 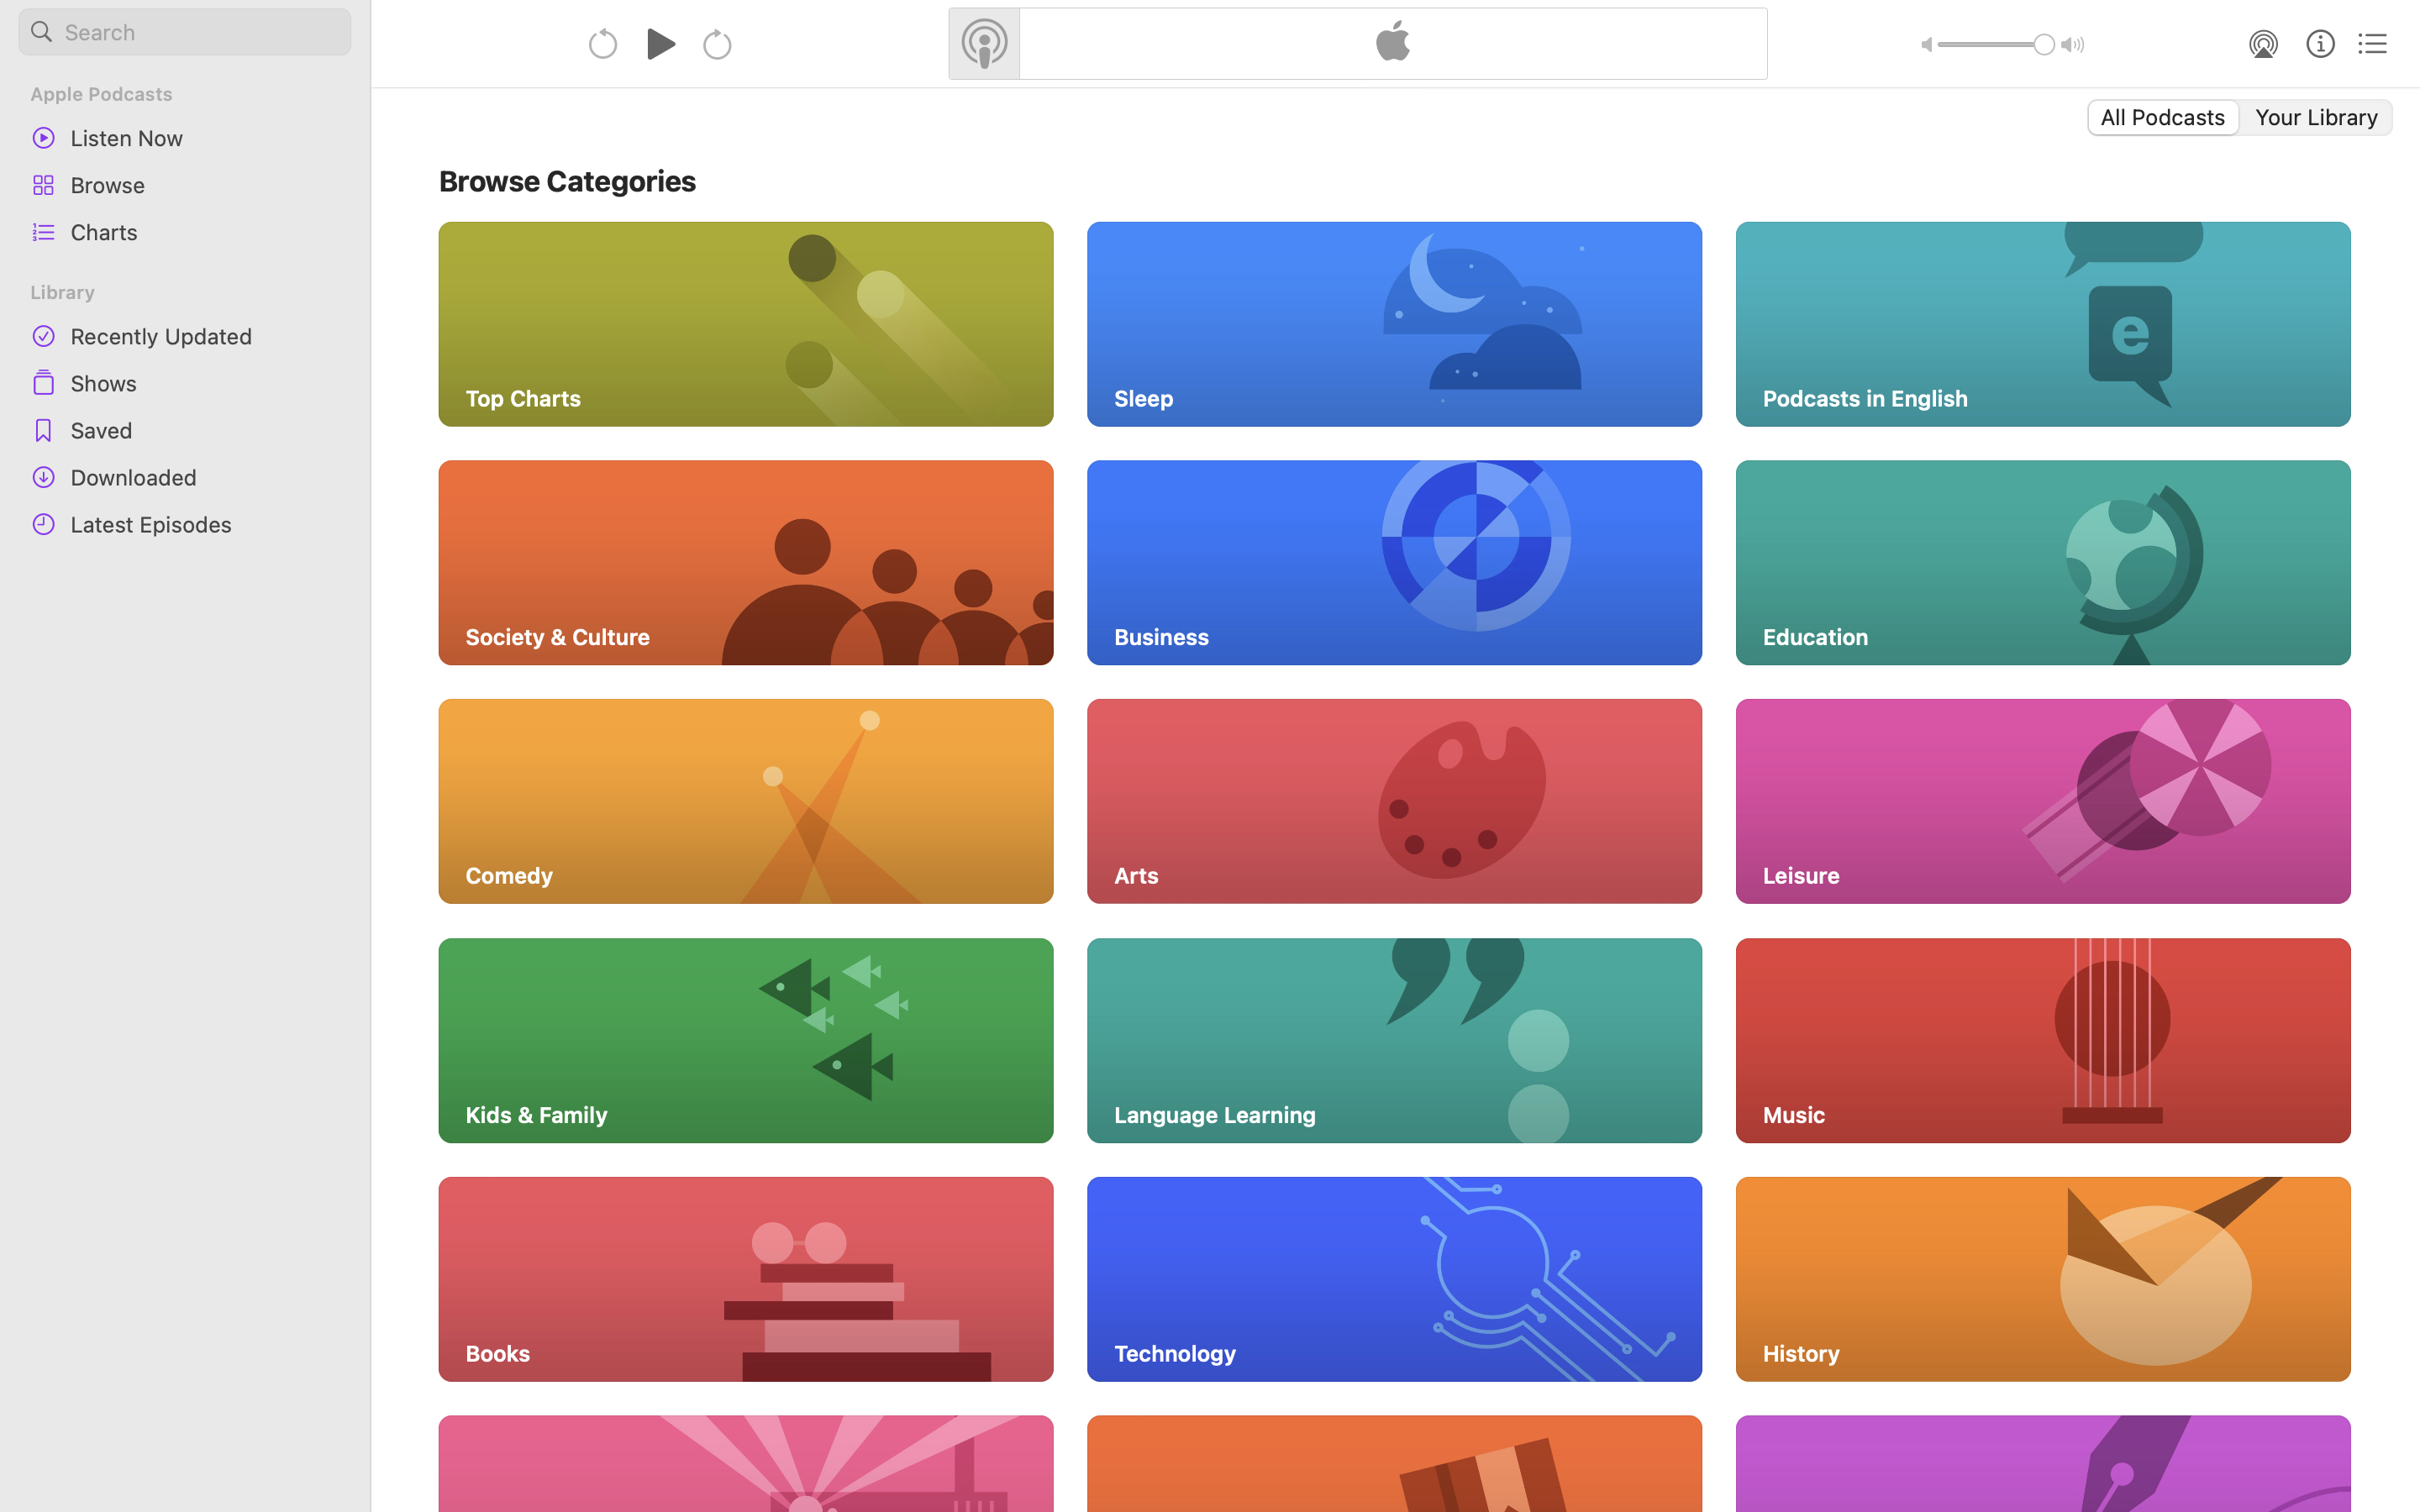 What do you see at coordinates (1996, 44) in the screenshot?
I see `'1.0'` at bounding box center [1996, 44].